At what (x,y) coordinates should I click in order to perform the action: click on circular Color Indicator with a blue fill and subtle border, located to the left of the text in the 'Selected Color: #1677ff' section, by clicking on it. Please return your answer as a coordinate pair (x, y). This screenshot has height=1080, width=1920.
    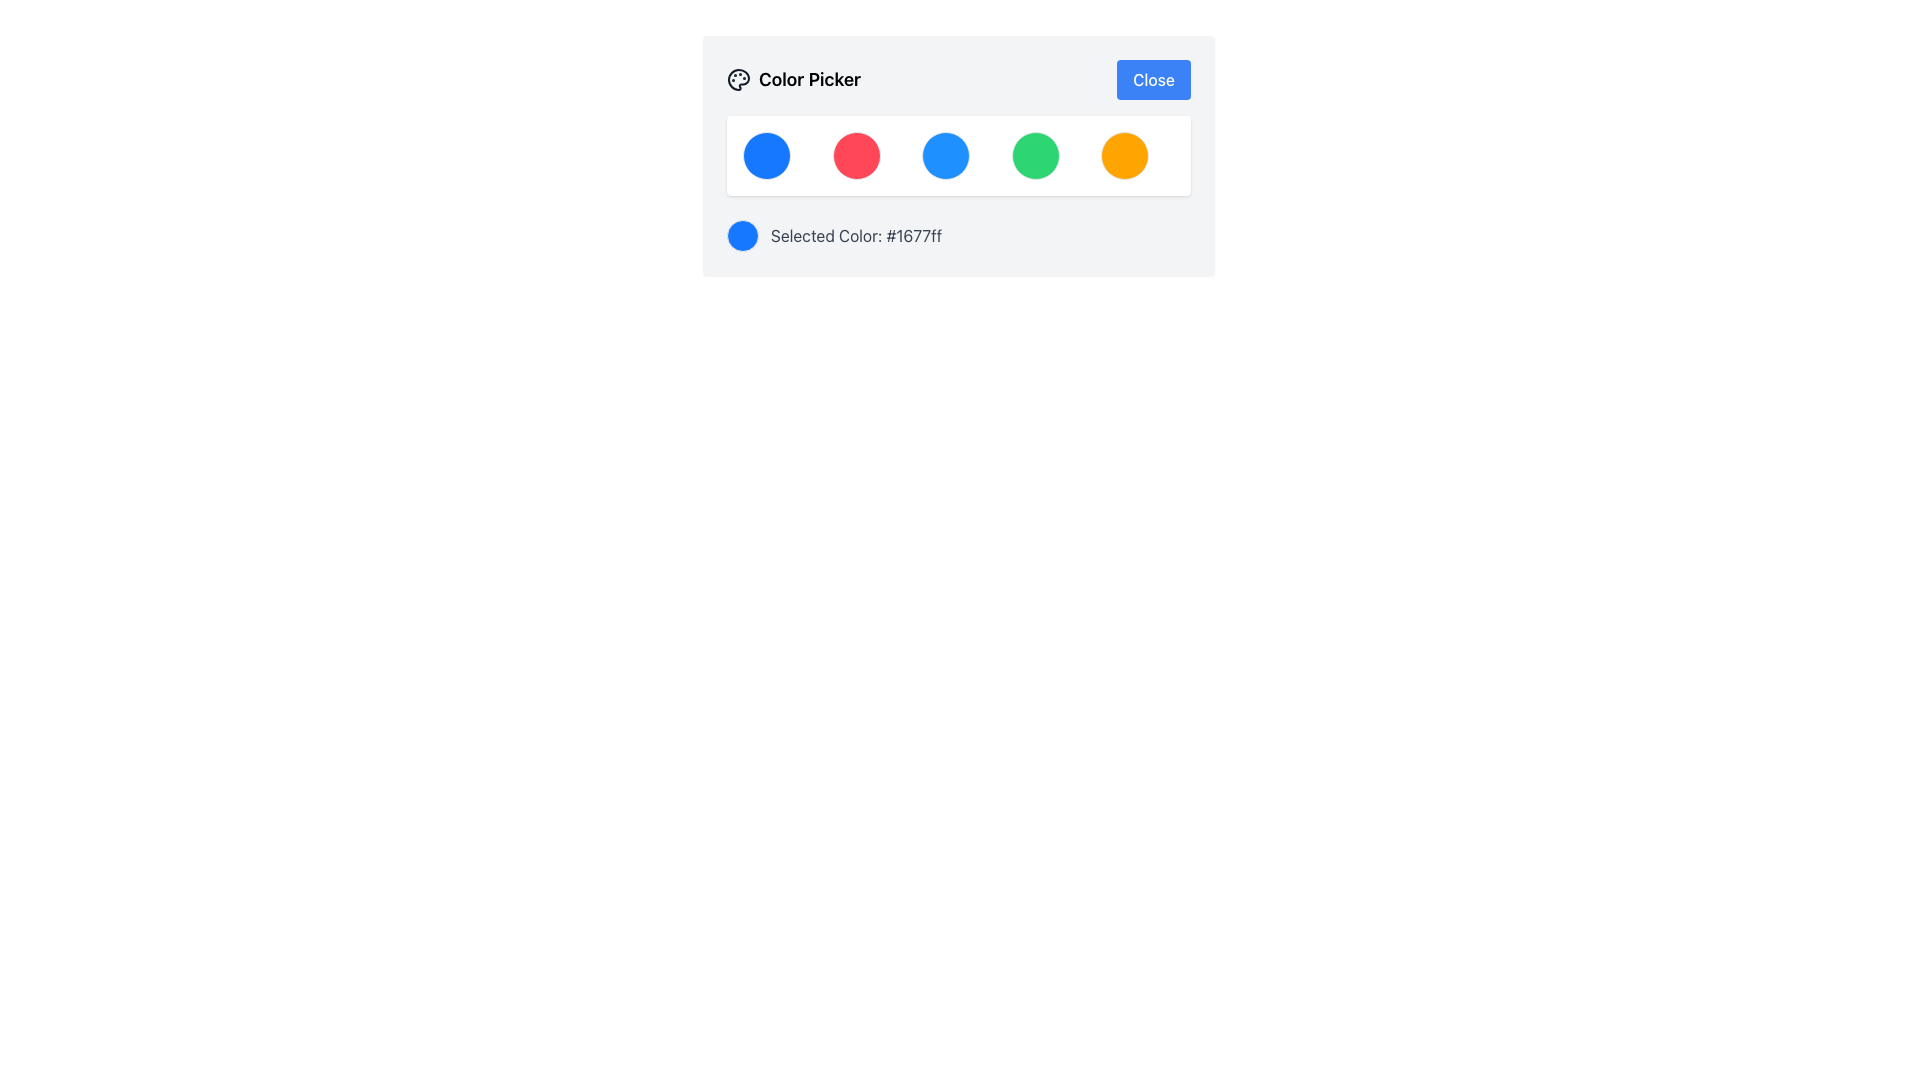
    Looking at the image, I should click on (742, 234).